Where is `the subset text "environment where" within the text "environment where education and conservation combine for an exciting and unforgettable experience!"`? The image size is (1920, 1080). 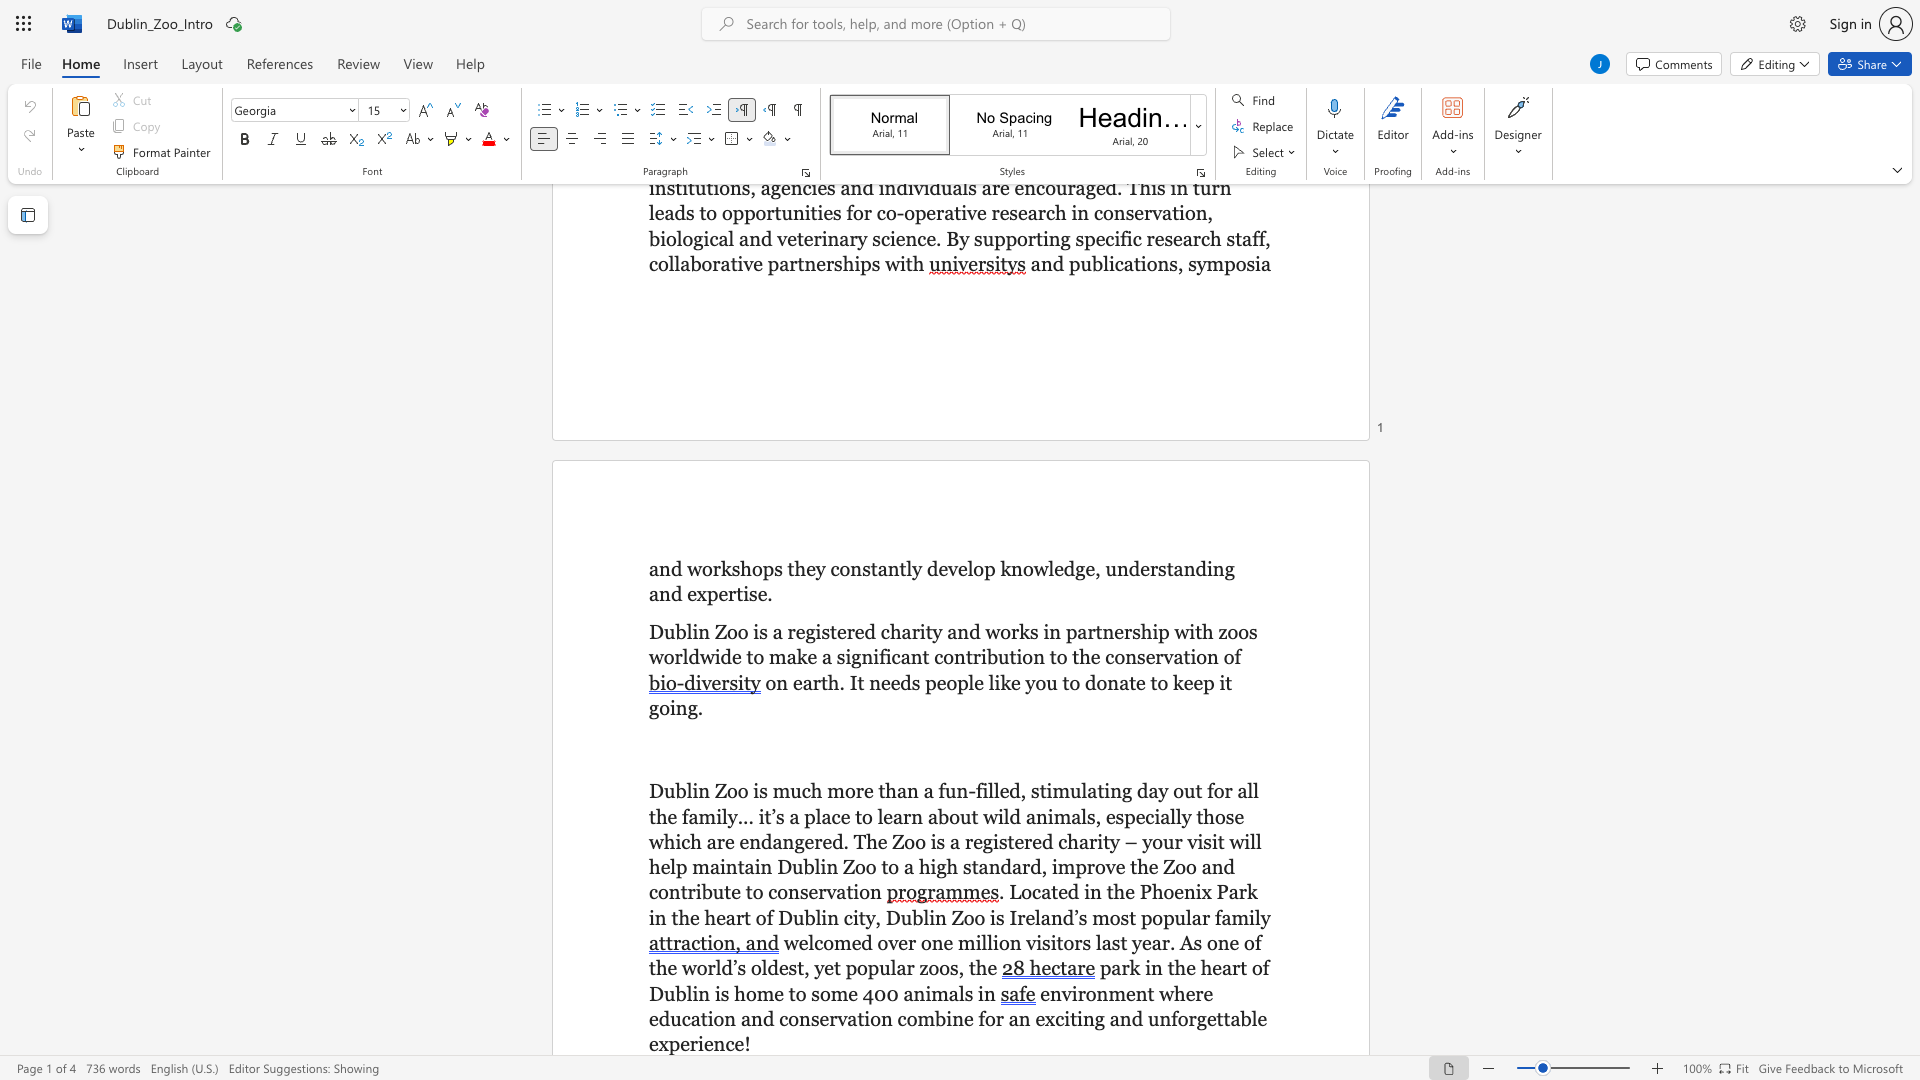 the subset text "environment where" within the text "environment where education and conservation combine for an exciting and unforgettable experience!" is located at coordinates (1040, 993).